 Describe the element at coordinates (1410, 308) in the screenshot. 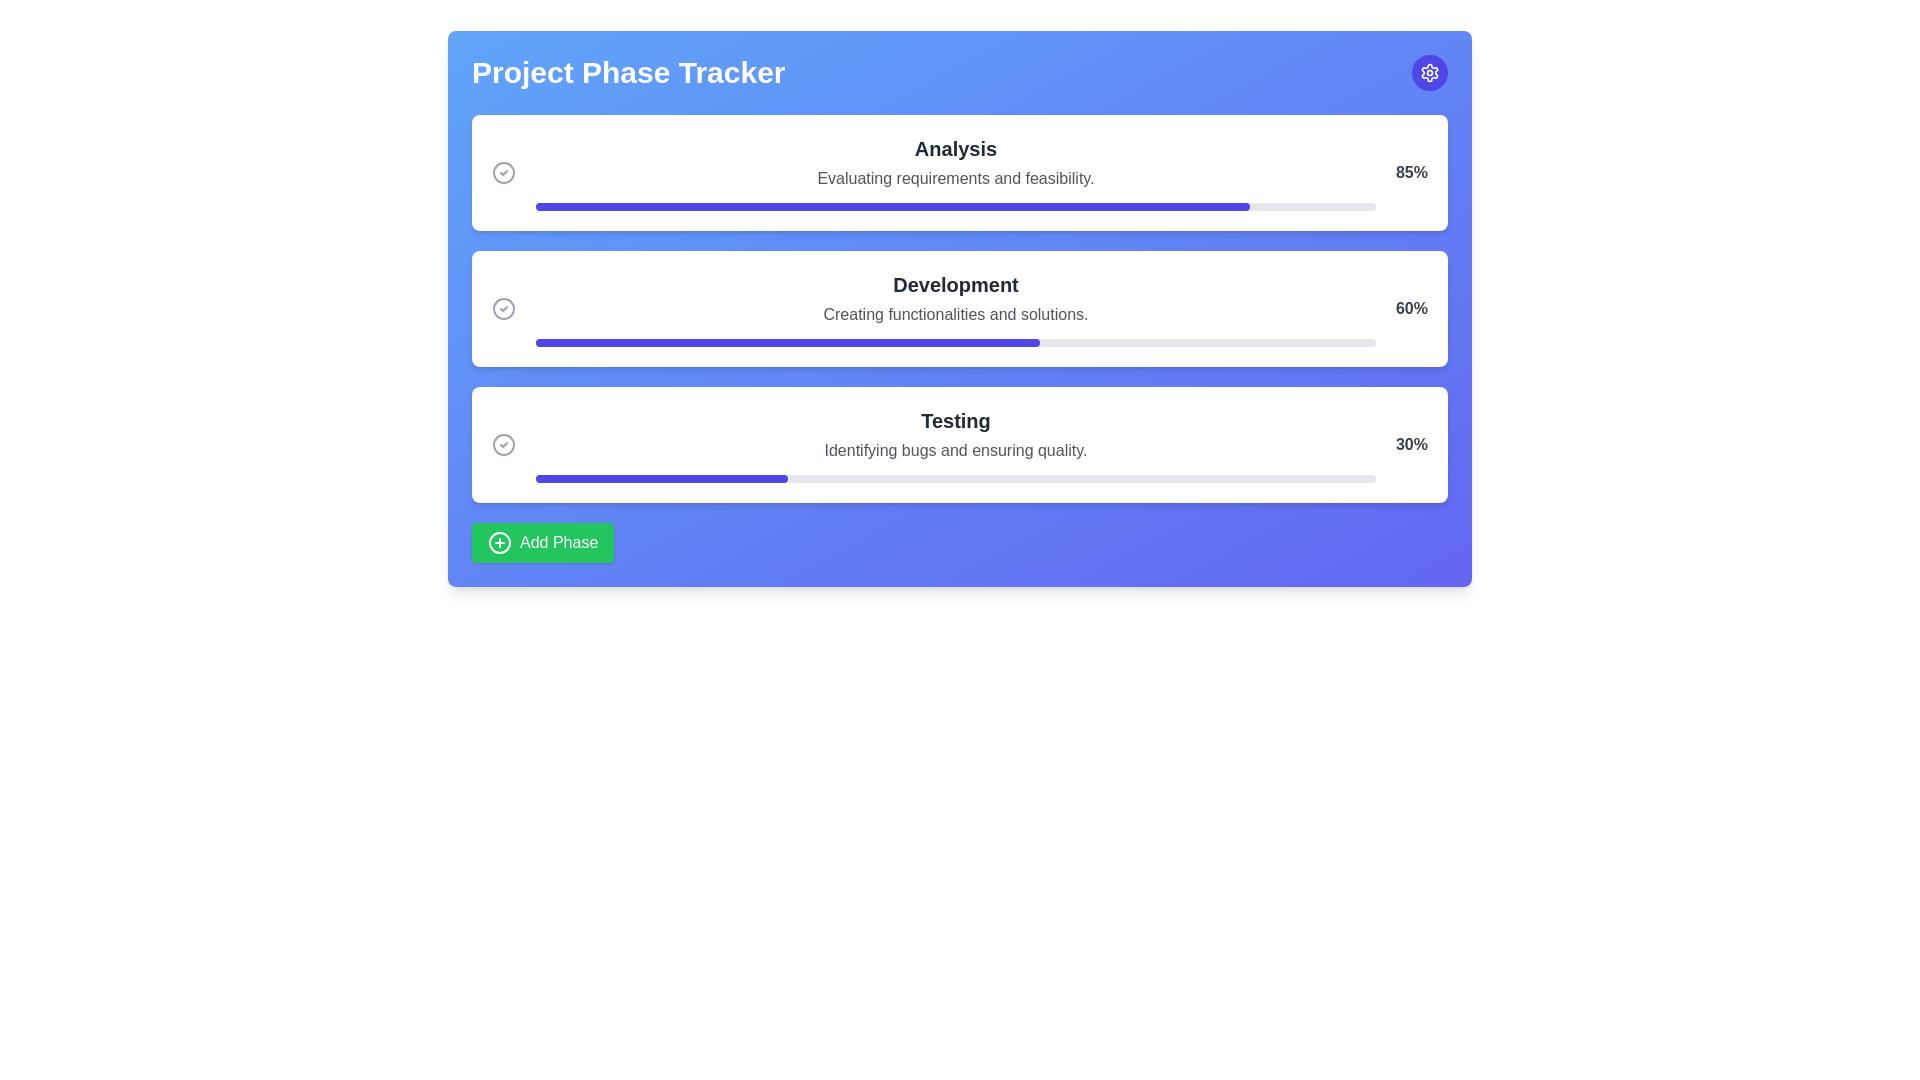

I see `text displayed in the progress label for the 'Development' task, located in the rightmost portion of the 'Development' progress card` at that location.